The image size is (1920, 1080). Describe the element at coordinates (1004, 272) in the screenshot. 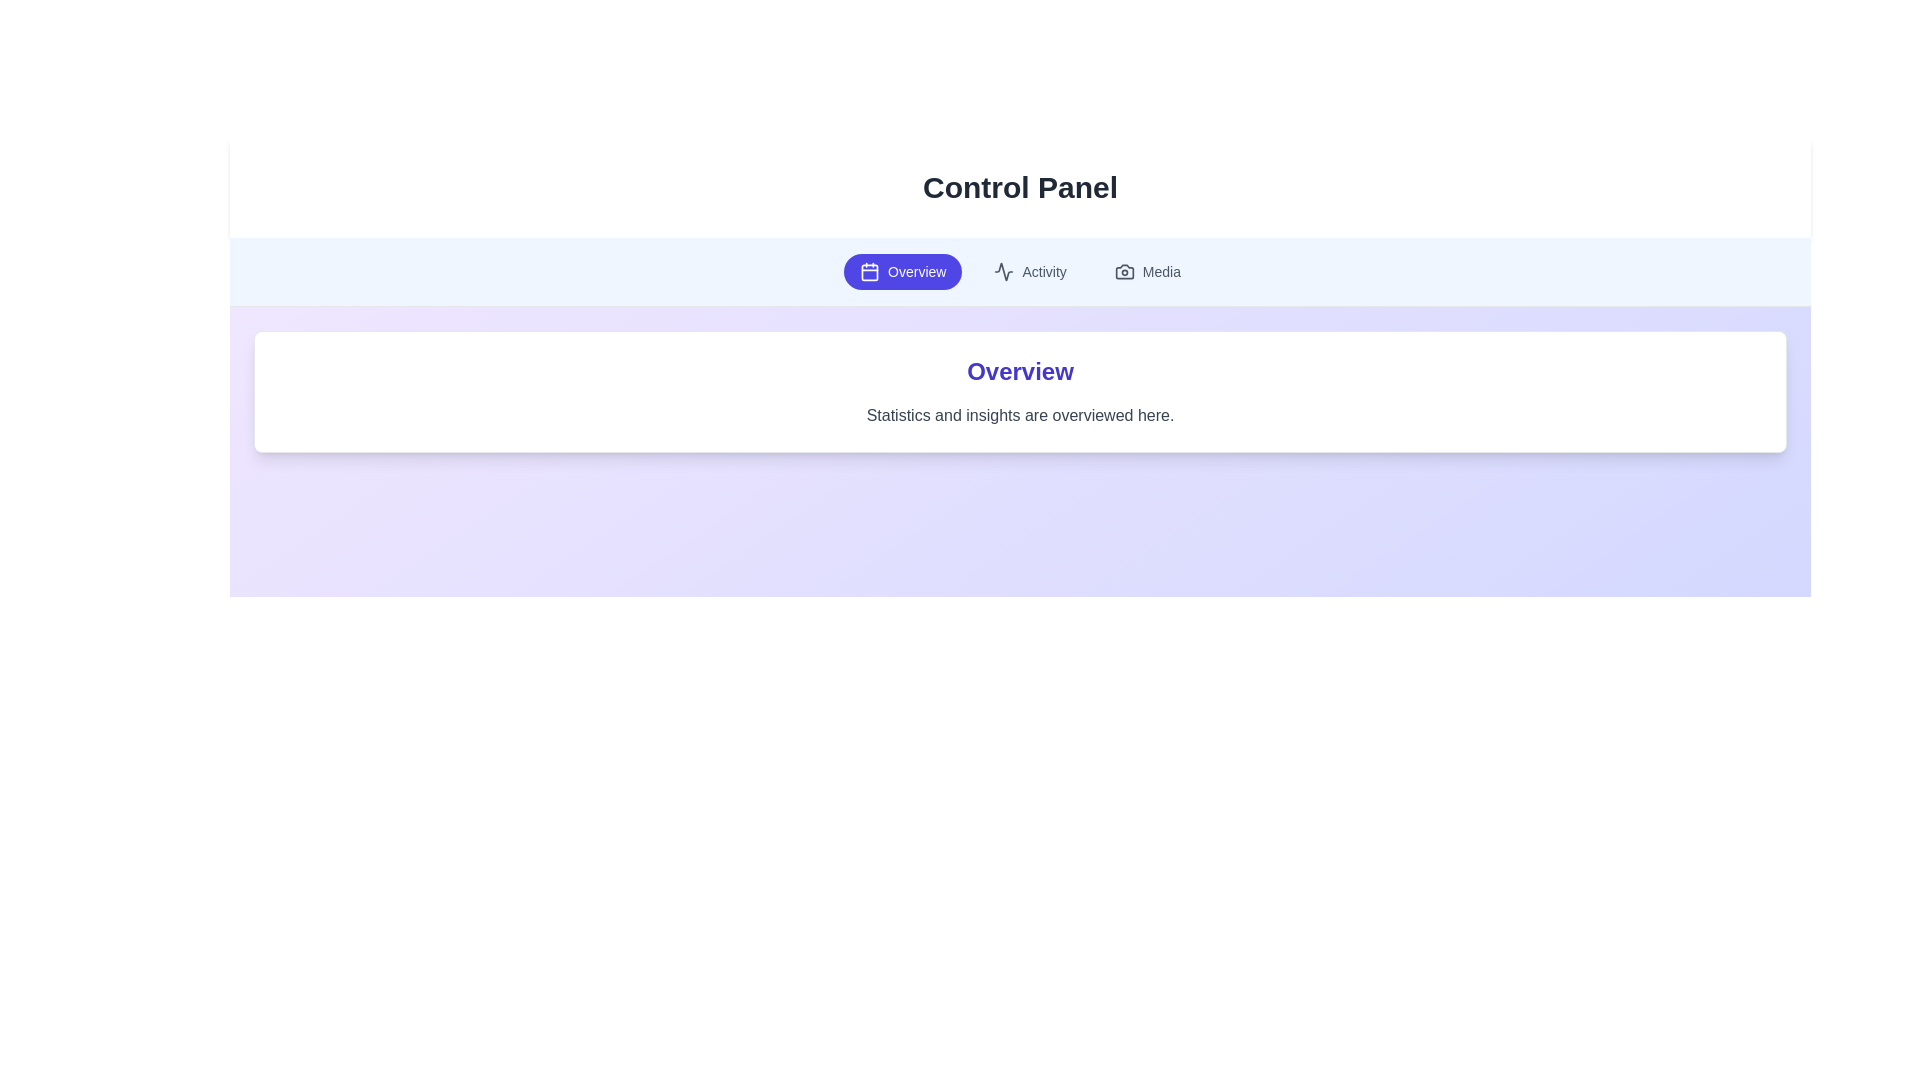

I see `the waveform icon in the top menu bar, which is the second icon in the sequence, located between the 'Overview' and 'Media' icons` at that location.